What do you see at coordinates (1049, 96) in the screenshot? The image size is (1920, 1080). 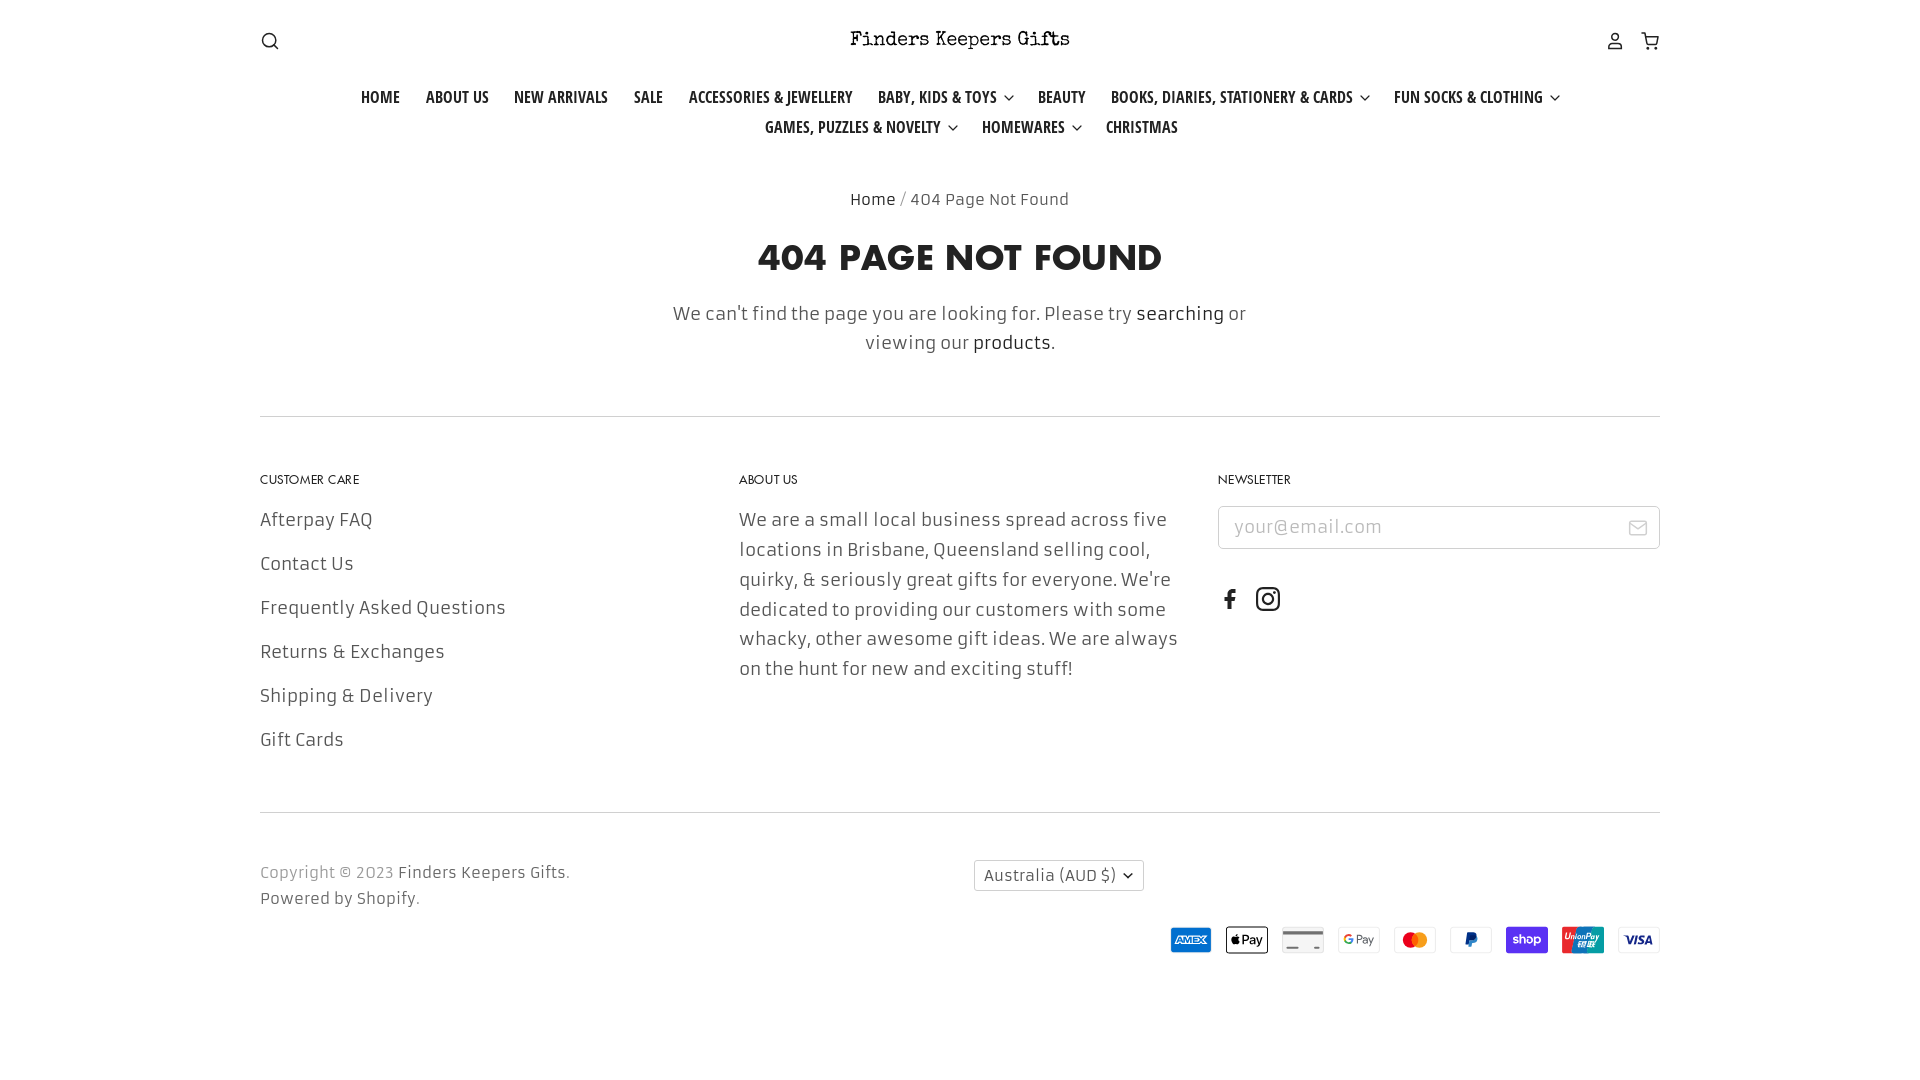 I see `'BEAUTY'` at bounding box center [1049, 96].